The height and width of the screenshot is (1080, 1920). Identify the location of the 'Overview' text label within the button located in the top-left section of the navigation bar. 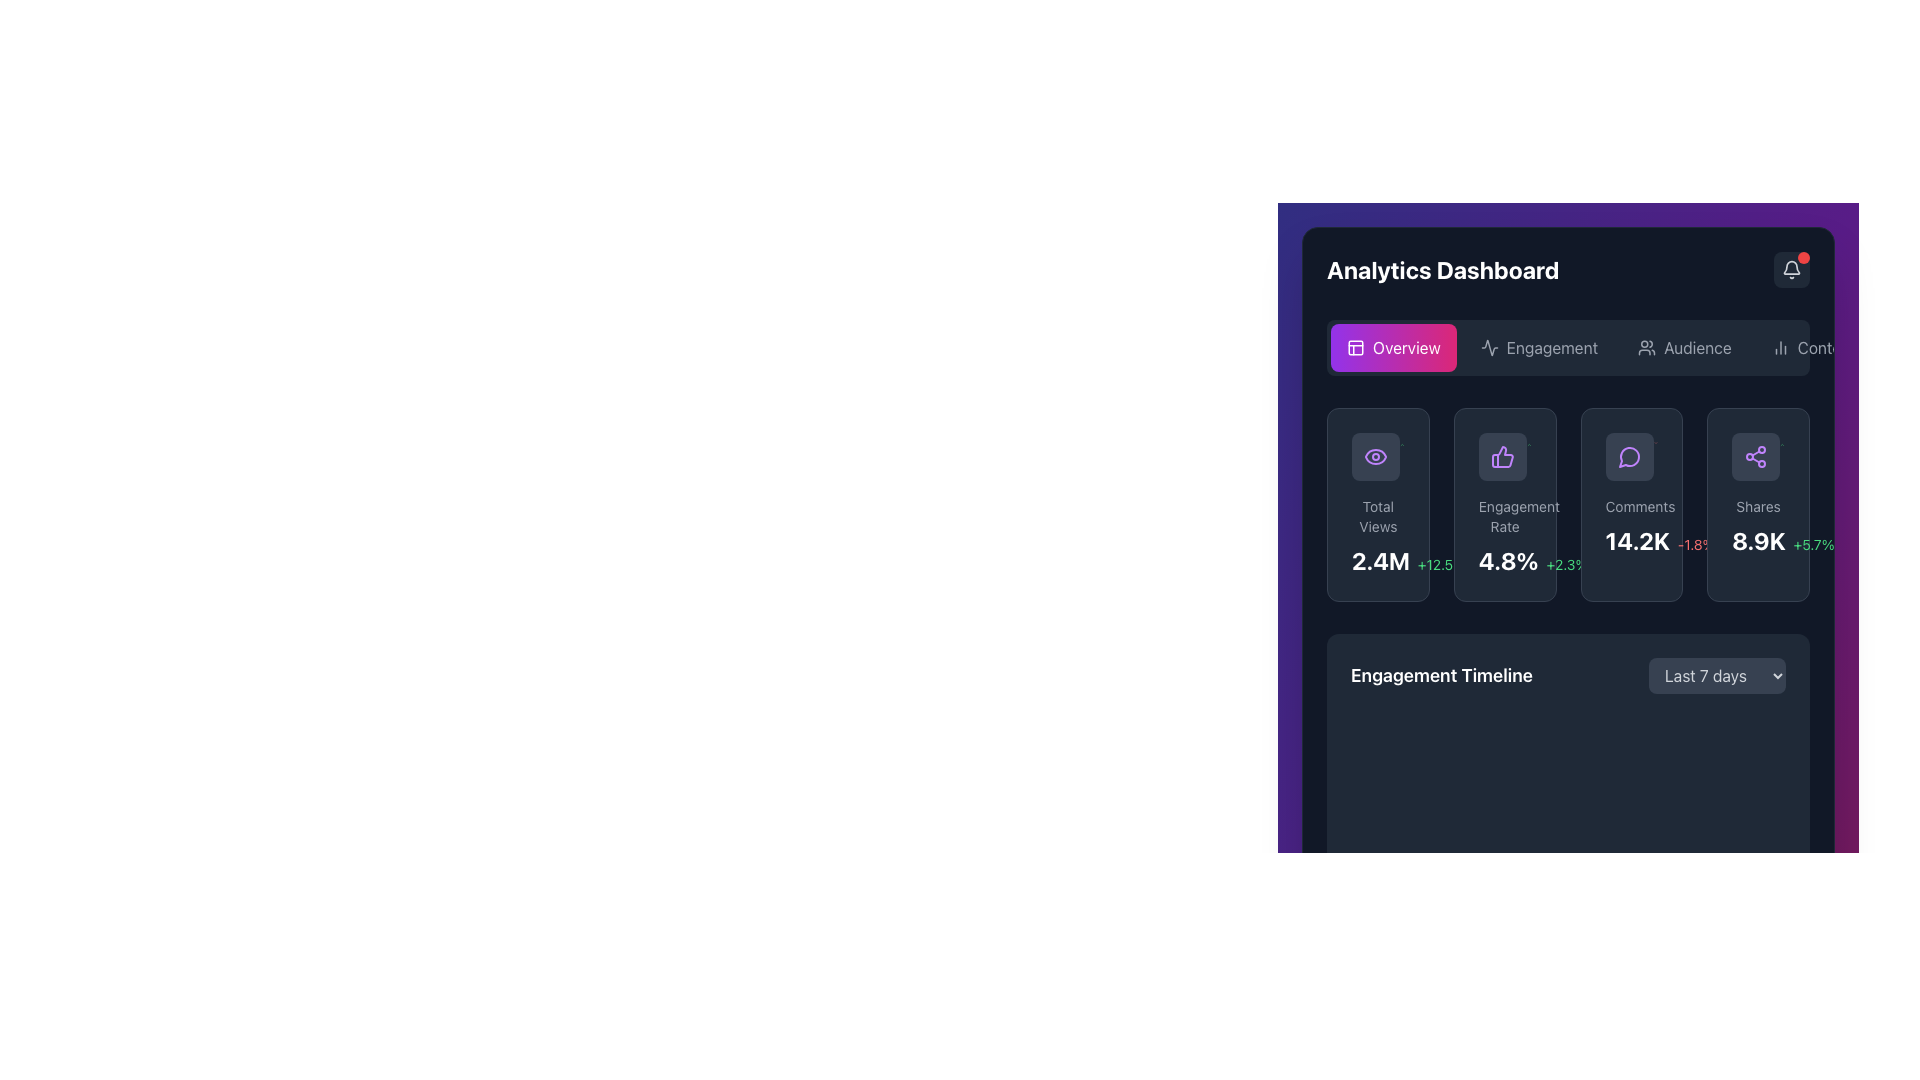
(1405, 346).